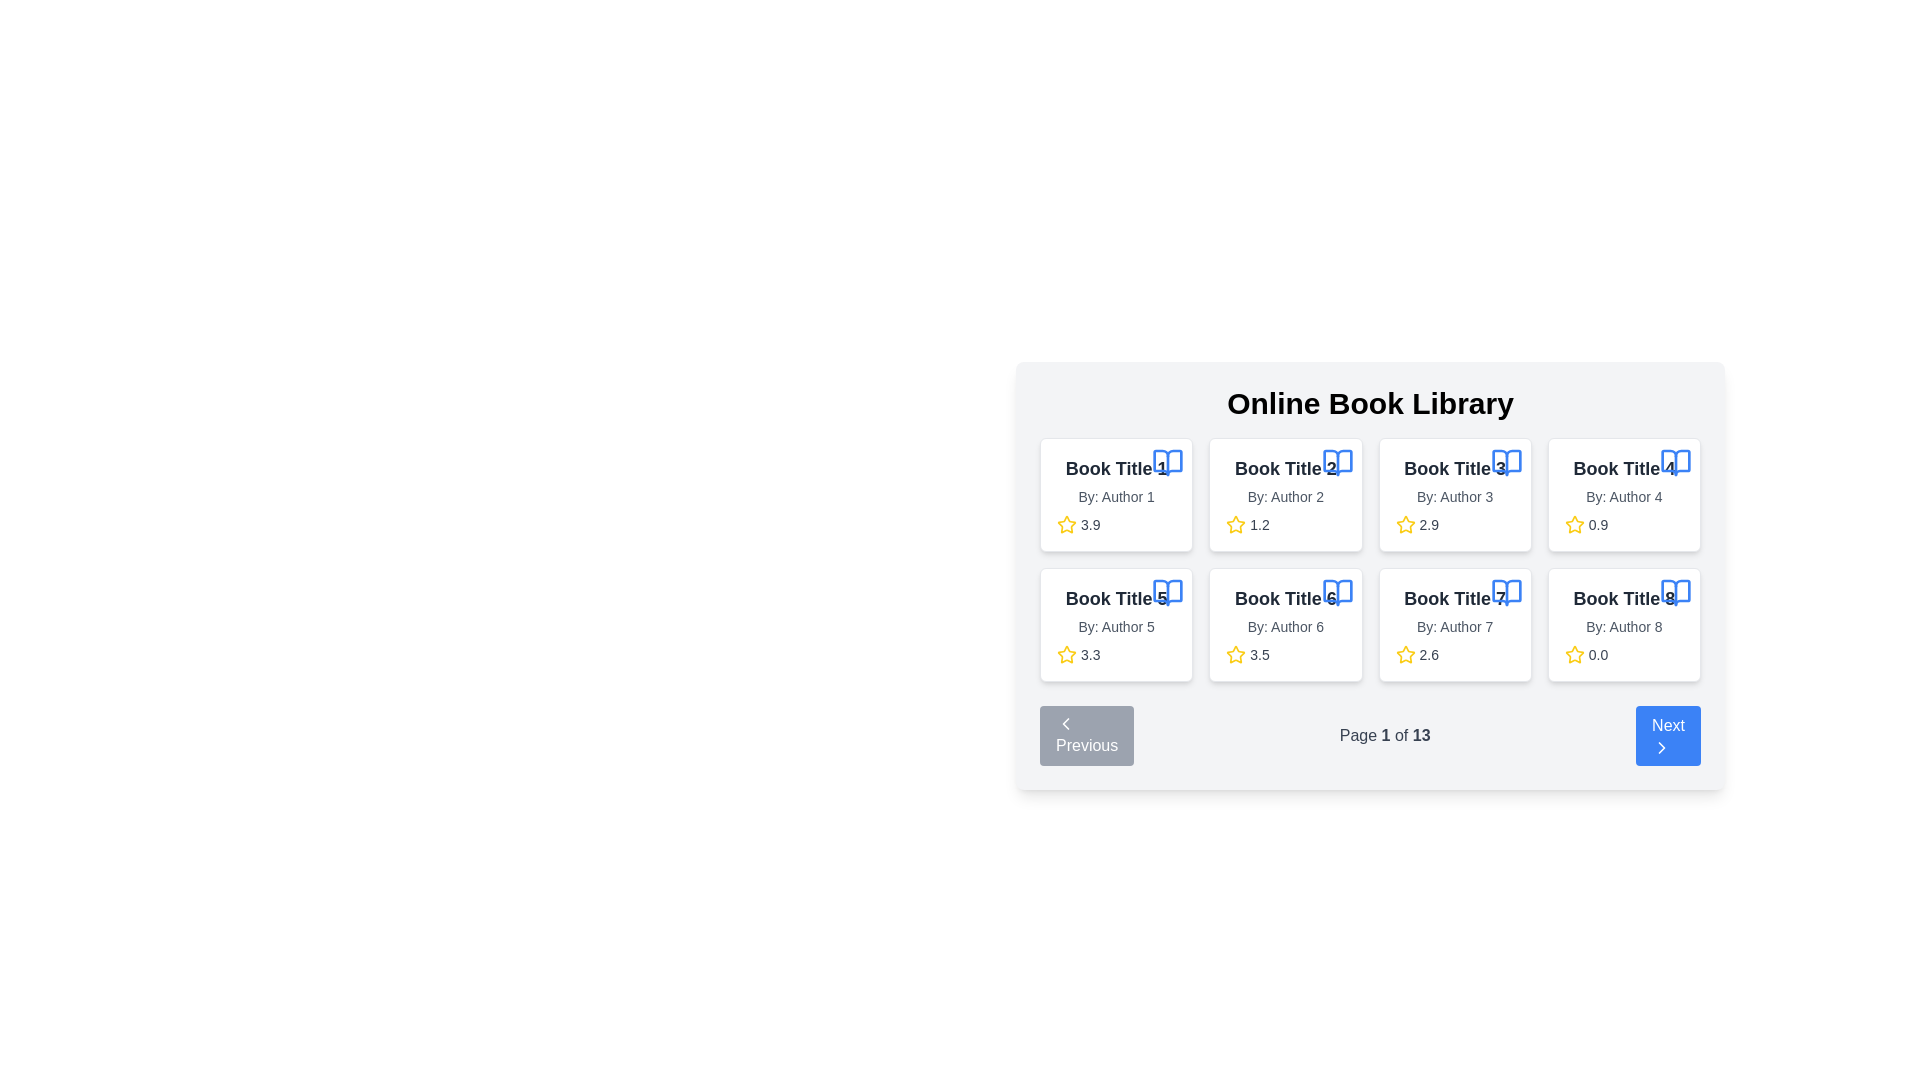 The width and height of the screenshot is (1920, 1080). What do you see at coordinates (1404, 654) in the screenshot?
I see `the outlined yellow star icon with a red central marker, which represents the rating for 'Book Title 7' in the Online Book Library` at bounding box center [1404, 654].